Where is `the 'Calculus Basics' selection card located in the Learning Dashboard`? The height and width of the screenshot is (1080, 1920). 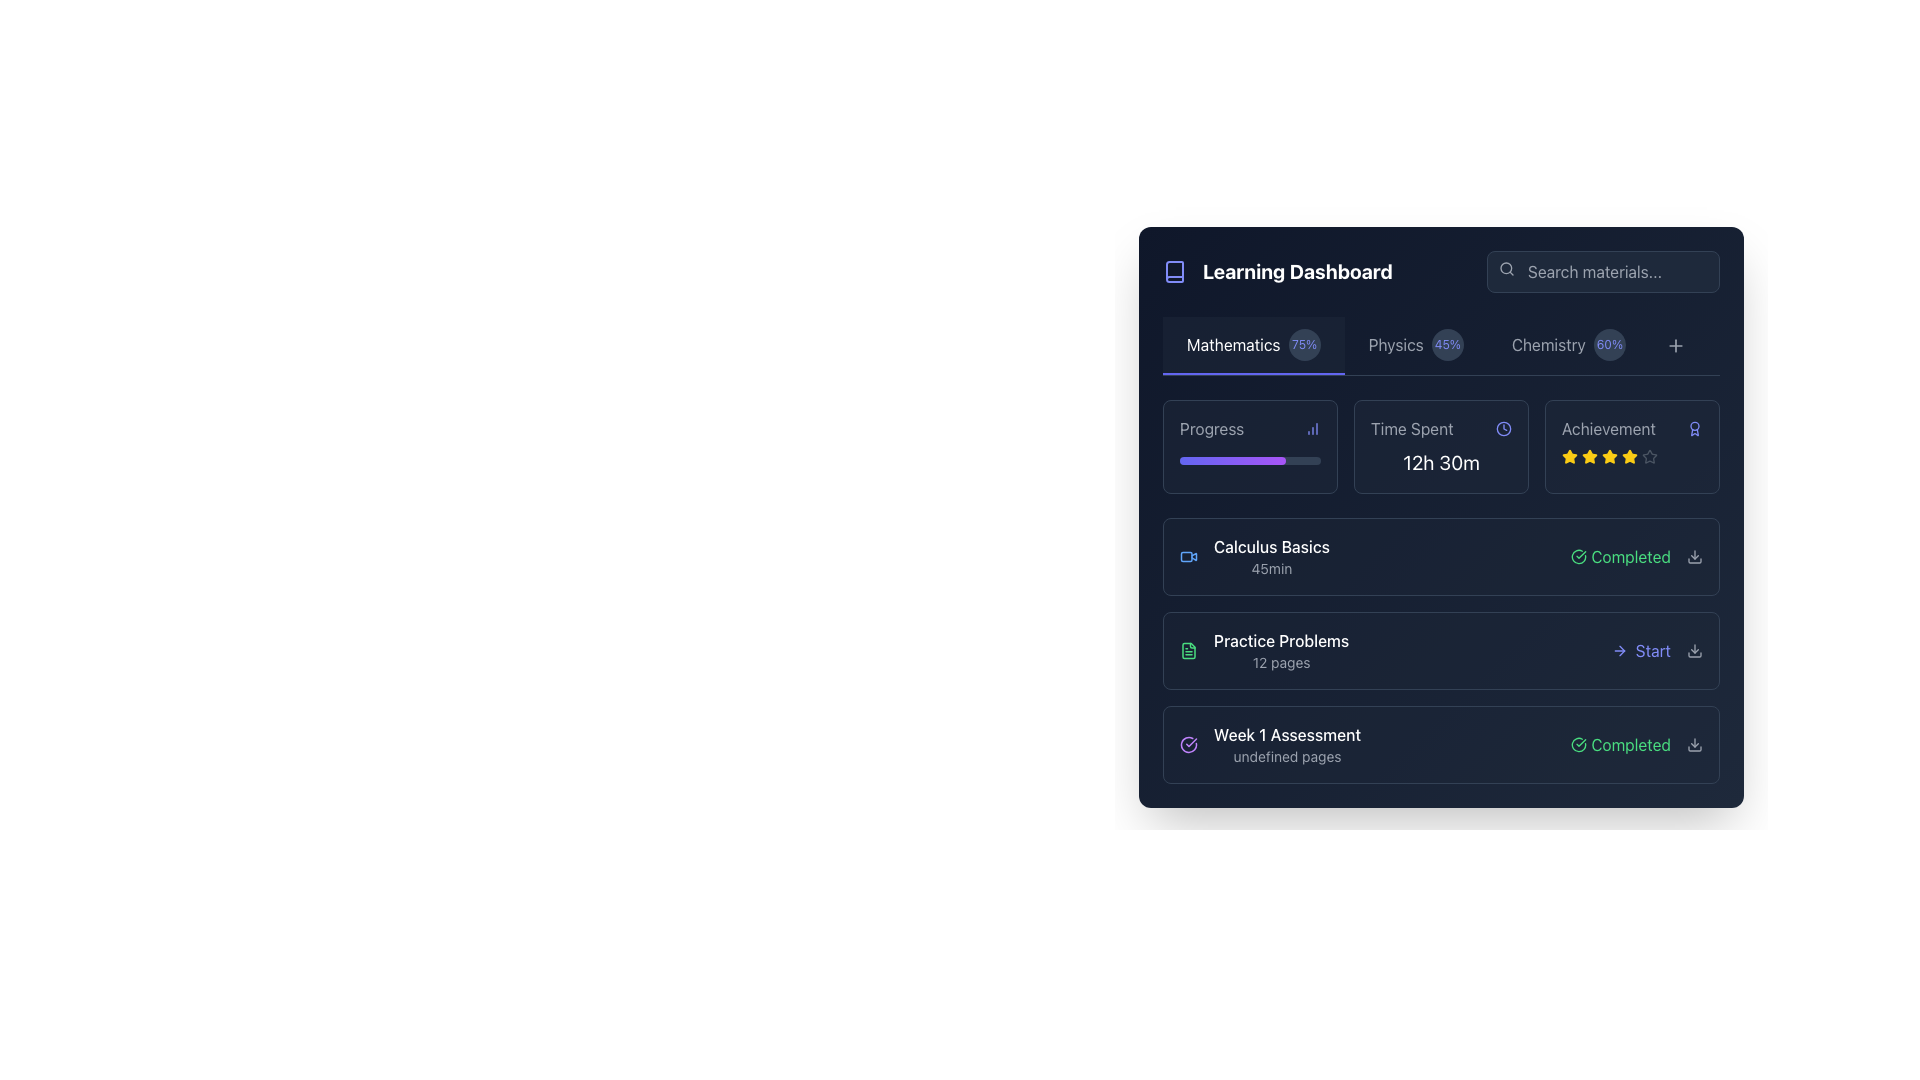
the 'Calculus Basics' selection card located in the Learning Dashboard is located at coordinates (1441, 556).